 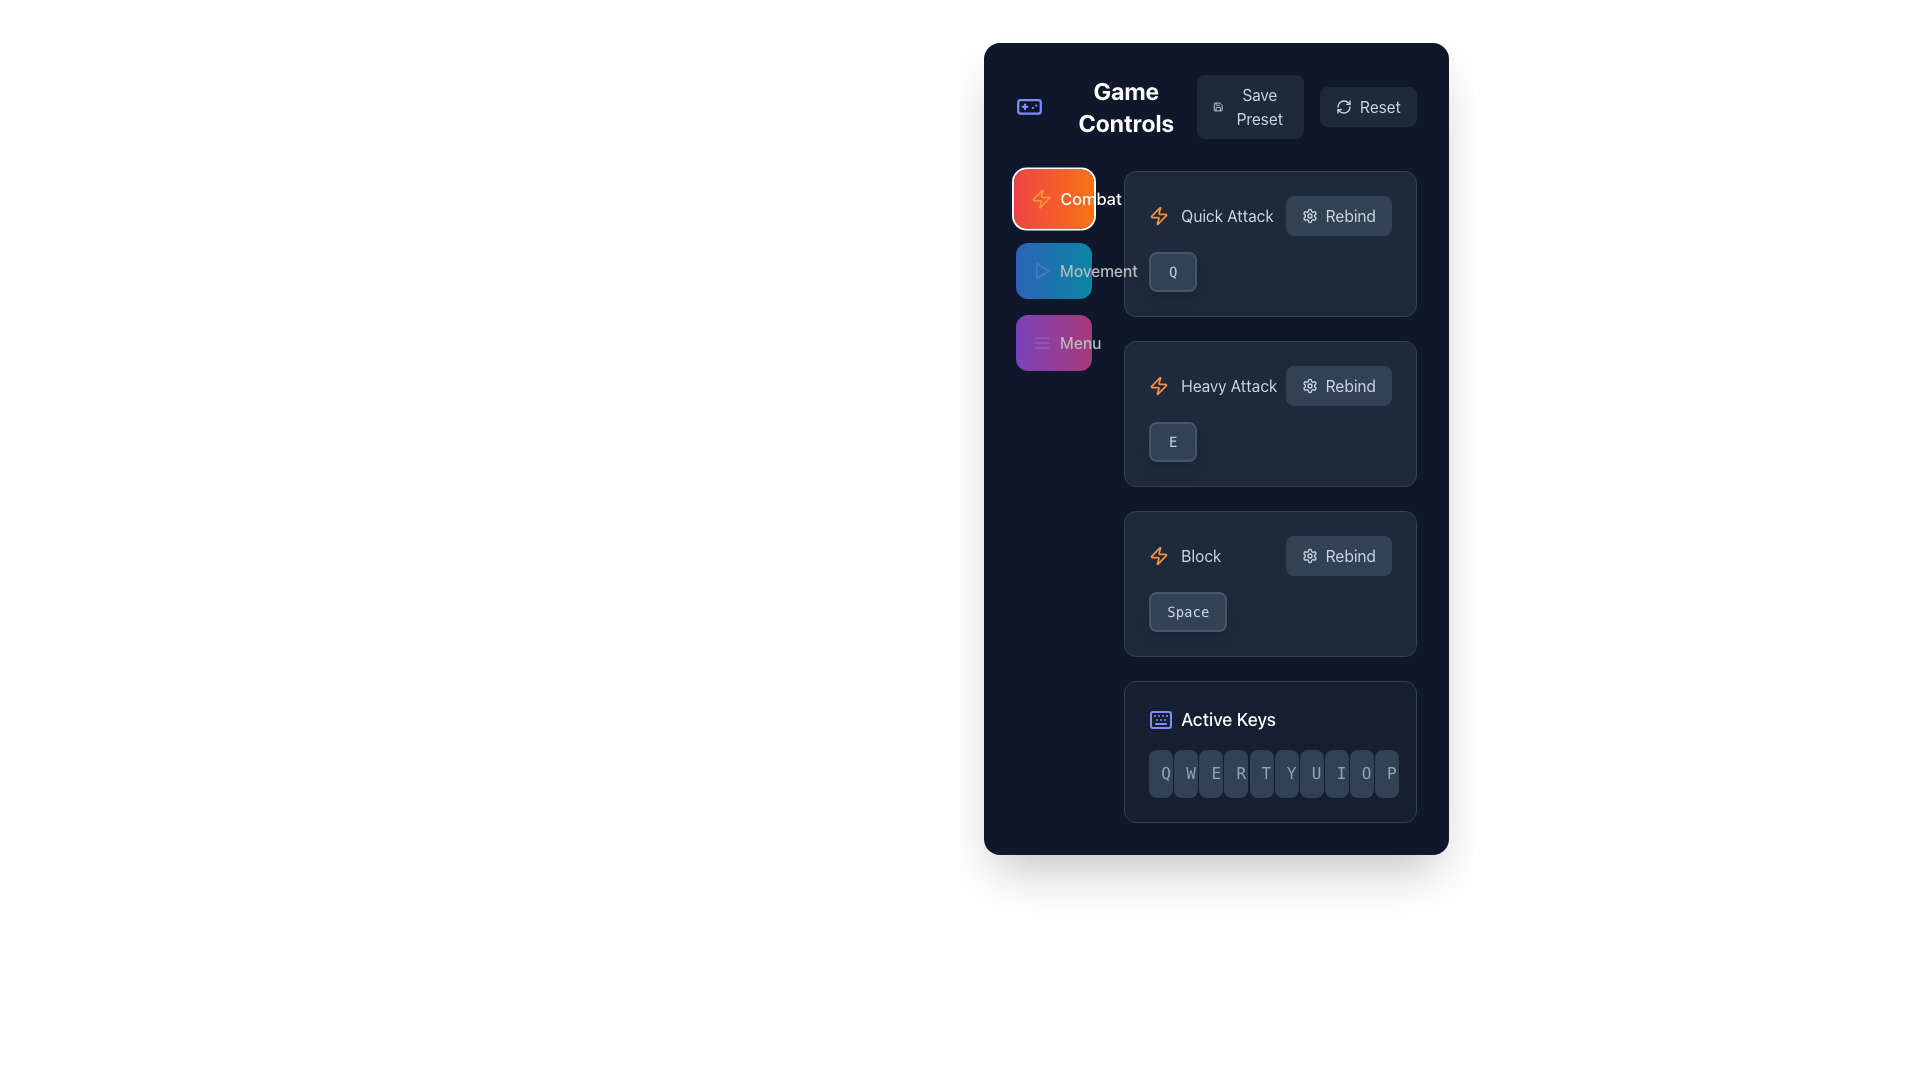 I want to click on the grid layout element displaying the text 'QWERTYUIOP' in the 'Active Keys' section, so click(x=1269, y=773).